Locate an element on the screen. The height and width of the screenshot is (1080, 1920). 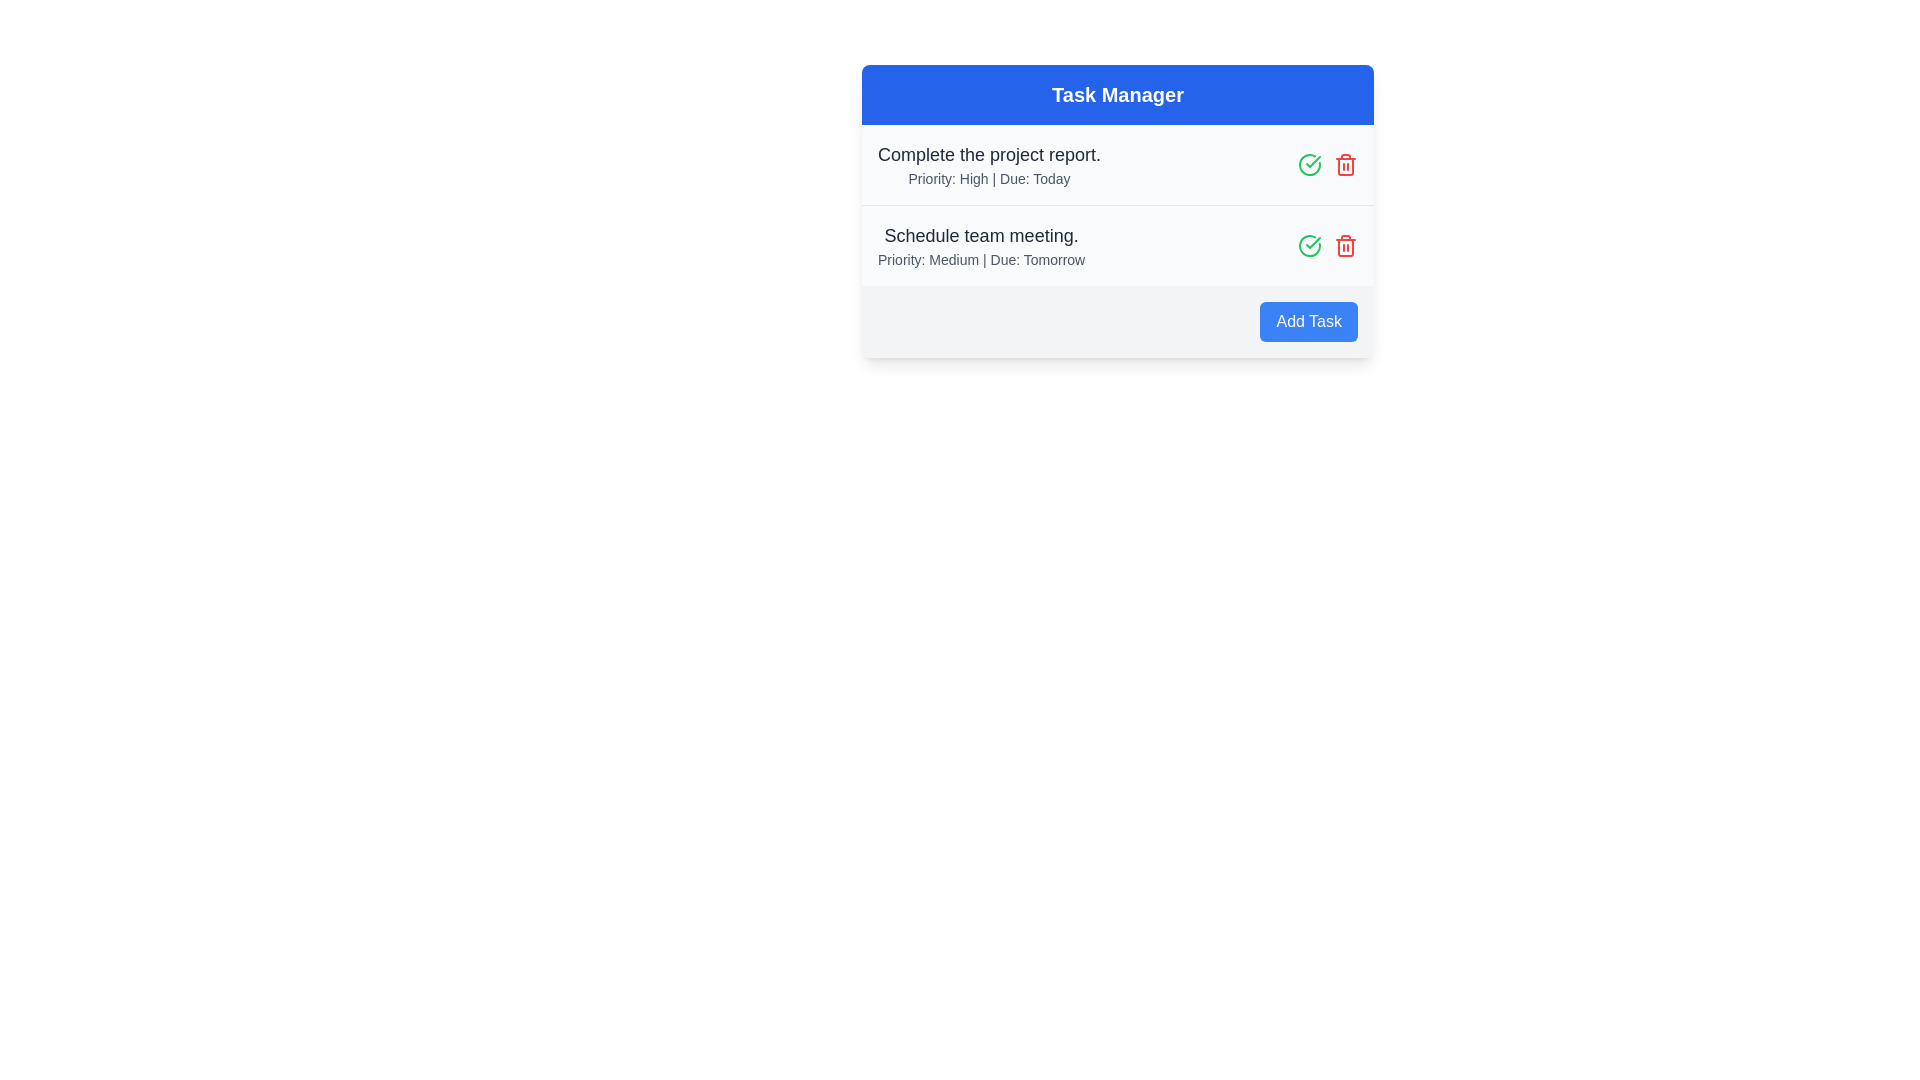
title text label located centrally in the blue header bar at the top of the task manager panel is located at coordinates (1117, 95).